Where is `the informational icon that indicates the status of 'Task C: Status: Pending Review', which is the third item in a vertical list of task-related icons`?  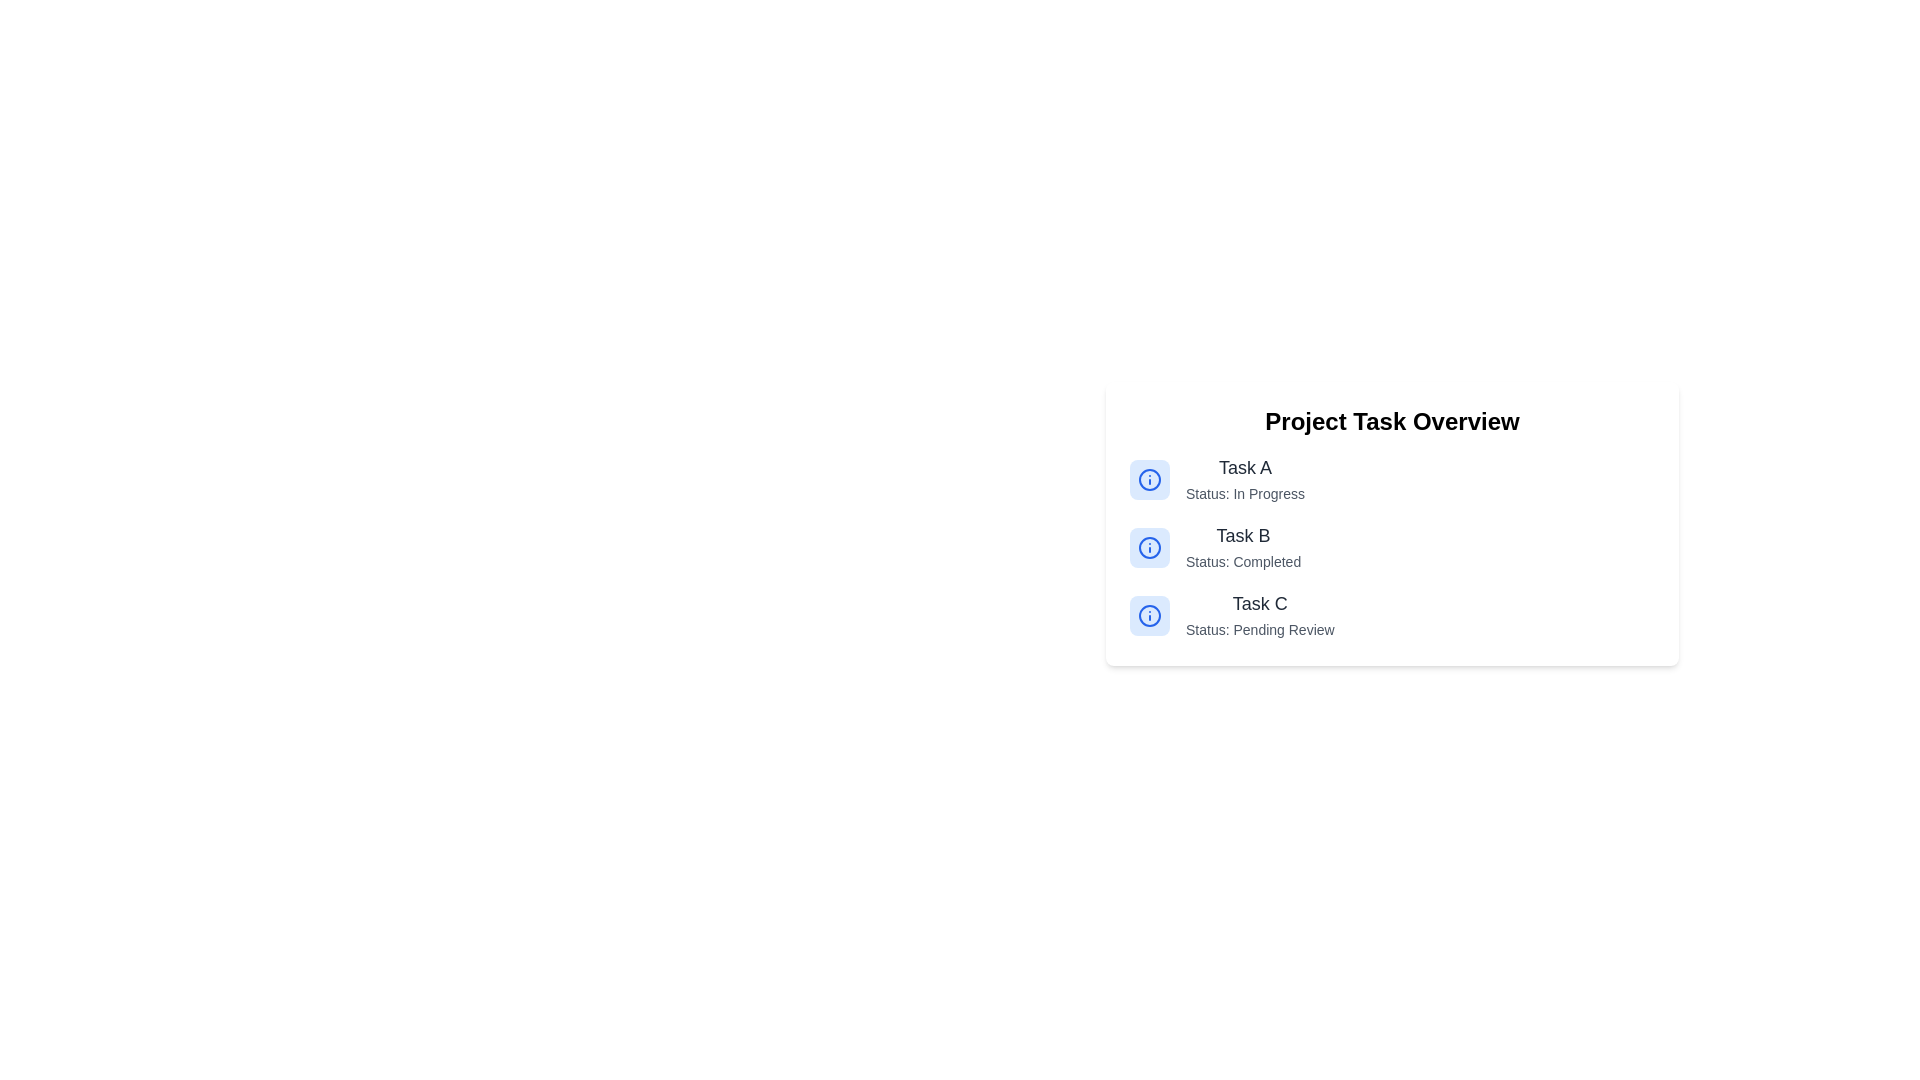 the informational icon that indicates the status of 'Task C: Status: Pending Review', which is the third item in a vertical list of task-related icons is located at coordinates (1150, 615).